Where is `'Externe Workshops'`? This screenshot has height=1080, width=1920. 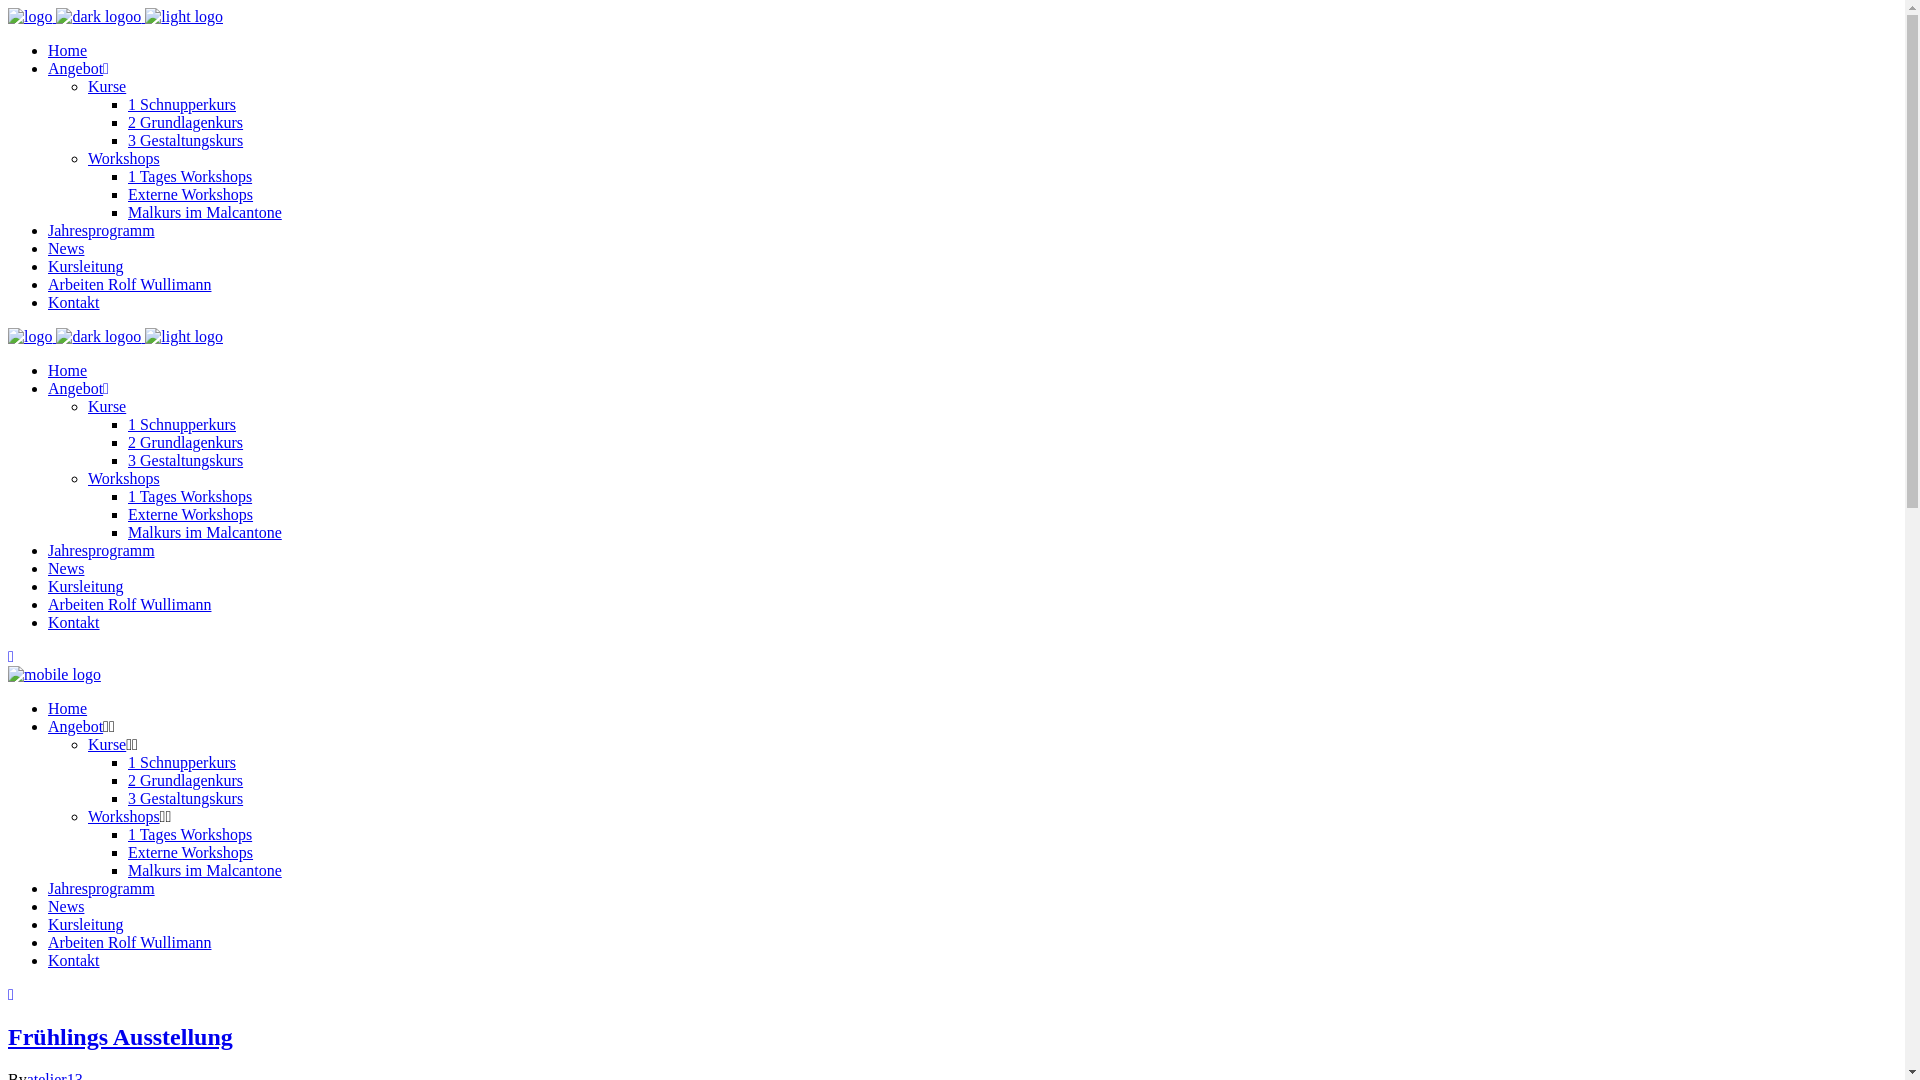
'Externe Workshops' is located at coordinates (190, 194).